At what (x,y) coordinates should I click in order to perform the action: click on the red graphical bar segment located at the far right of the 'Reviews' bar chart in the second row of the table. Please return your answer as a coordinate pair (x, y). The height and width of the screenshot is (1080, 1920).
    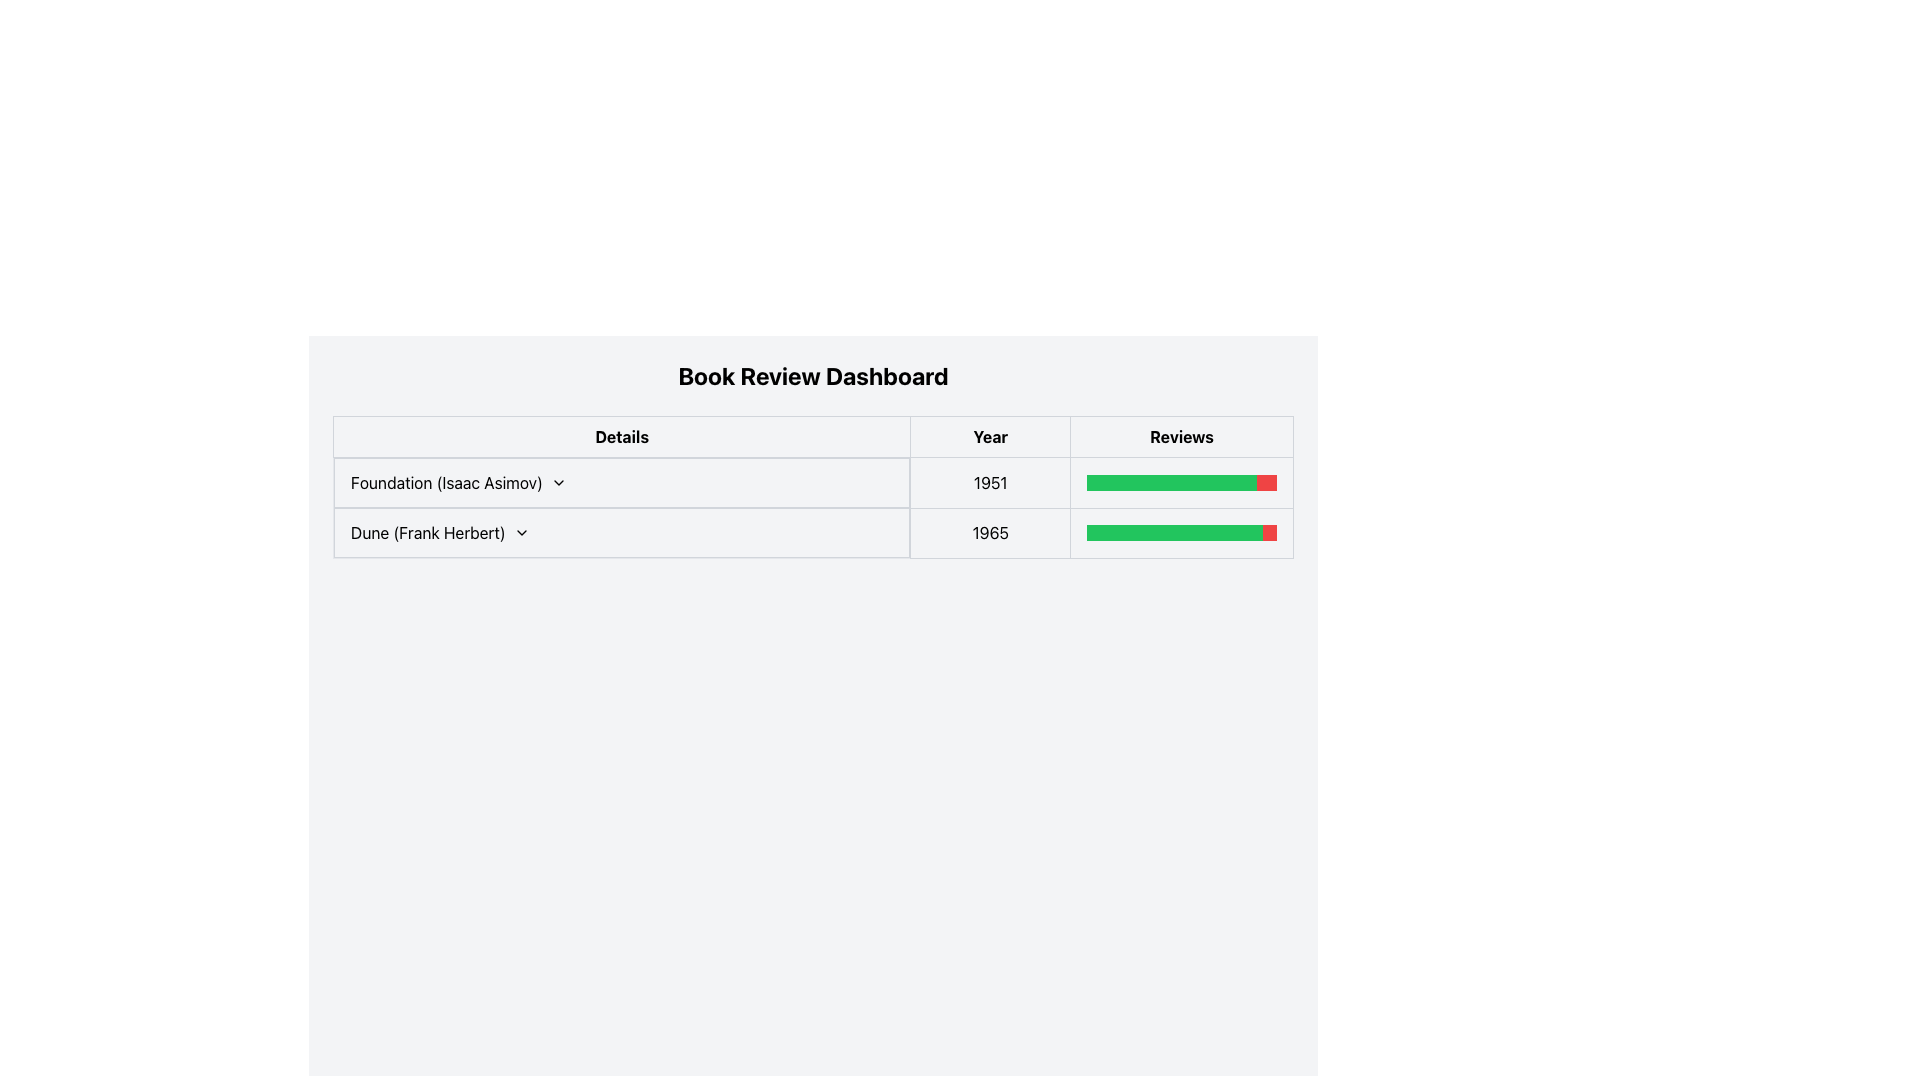
    Looking at the image, I should click on (1269, 532).